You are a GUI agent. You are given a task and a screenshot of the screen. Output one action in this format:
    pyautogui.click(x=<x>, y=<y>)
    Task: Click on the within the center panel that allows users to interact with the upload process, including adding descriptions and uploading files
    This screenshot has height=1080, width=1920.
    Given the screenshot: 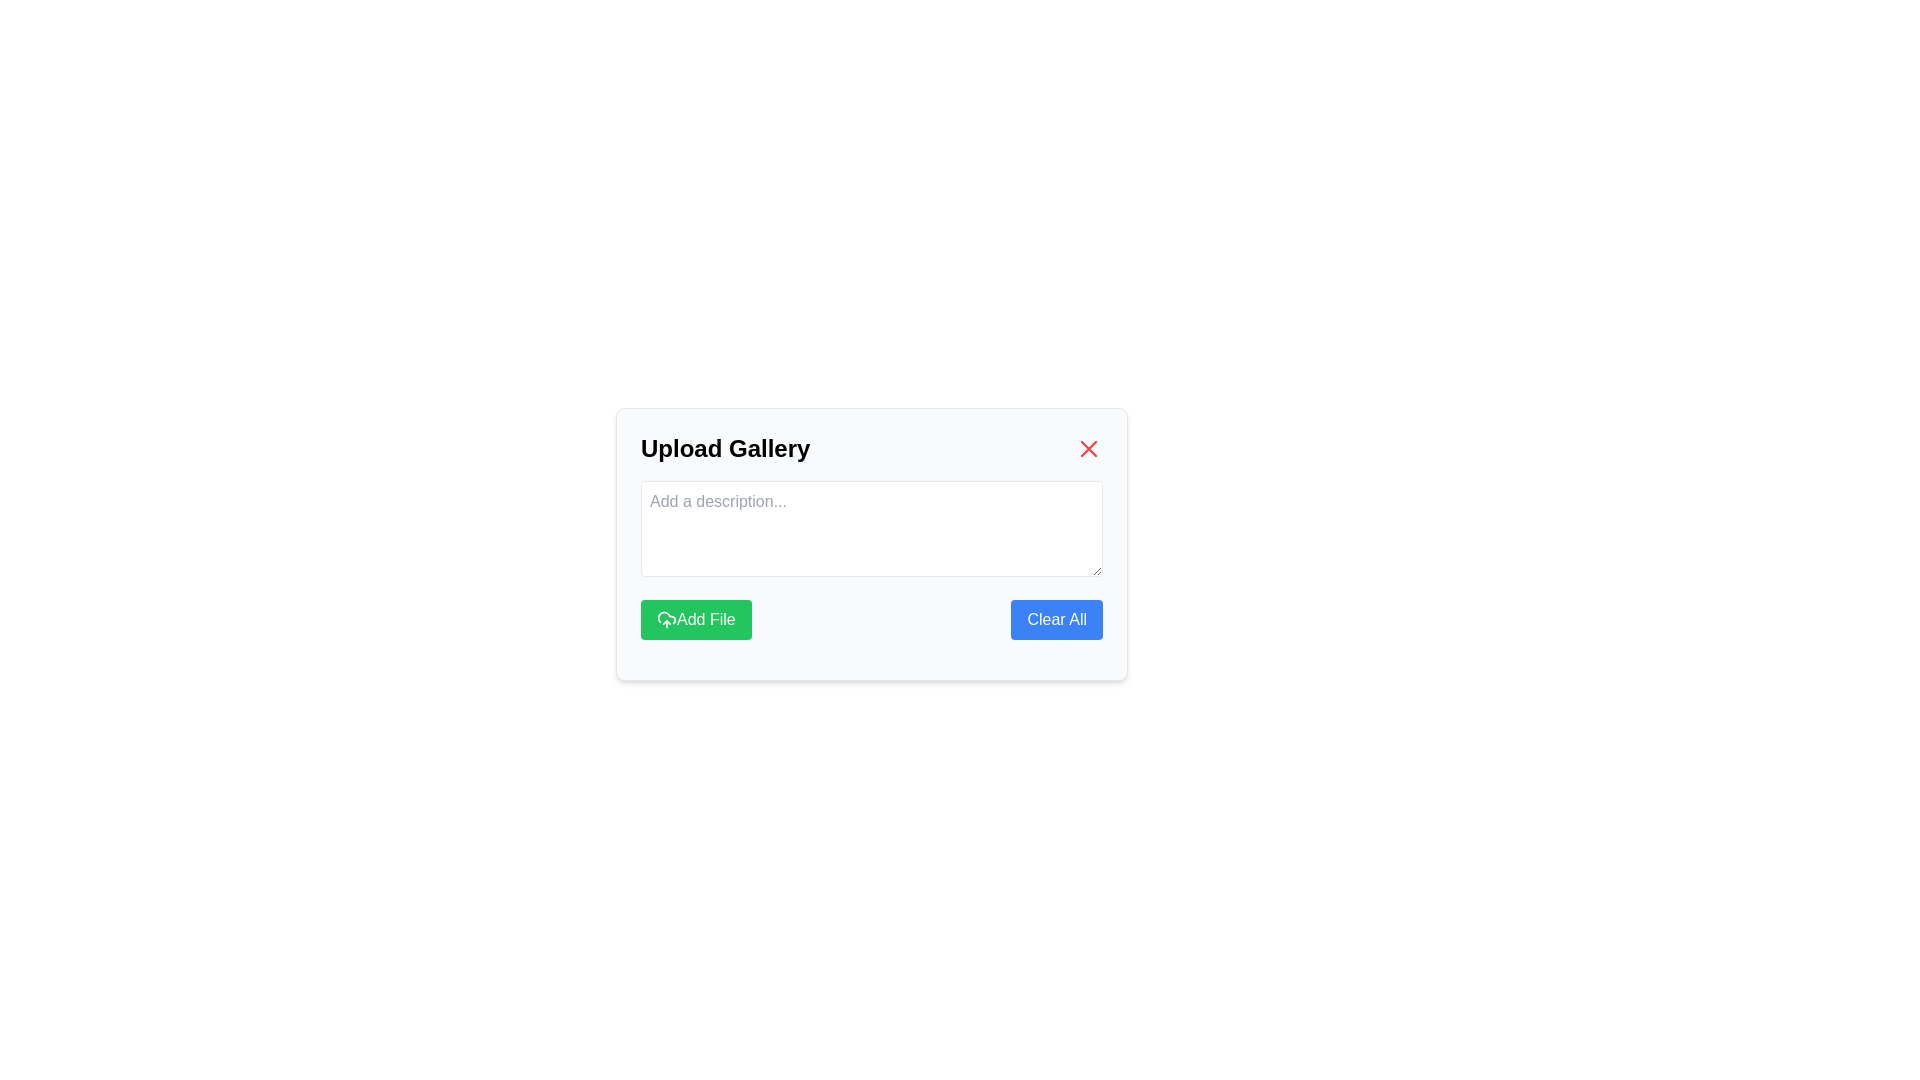 What is the action you would take?
    pyautogui.click(x=872, y=543)
    